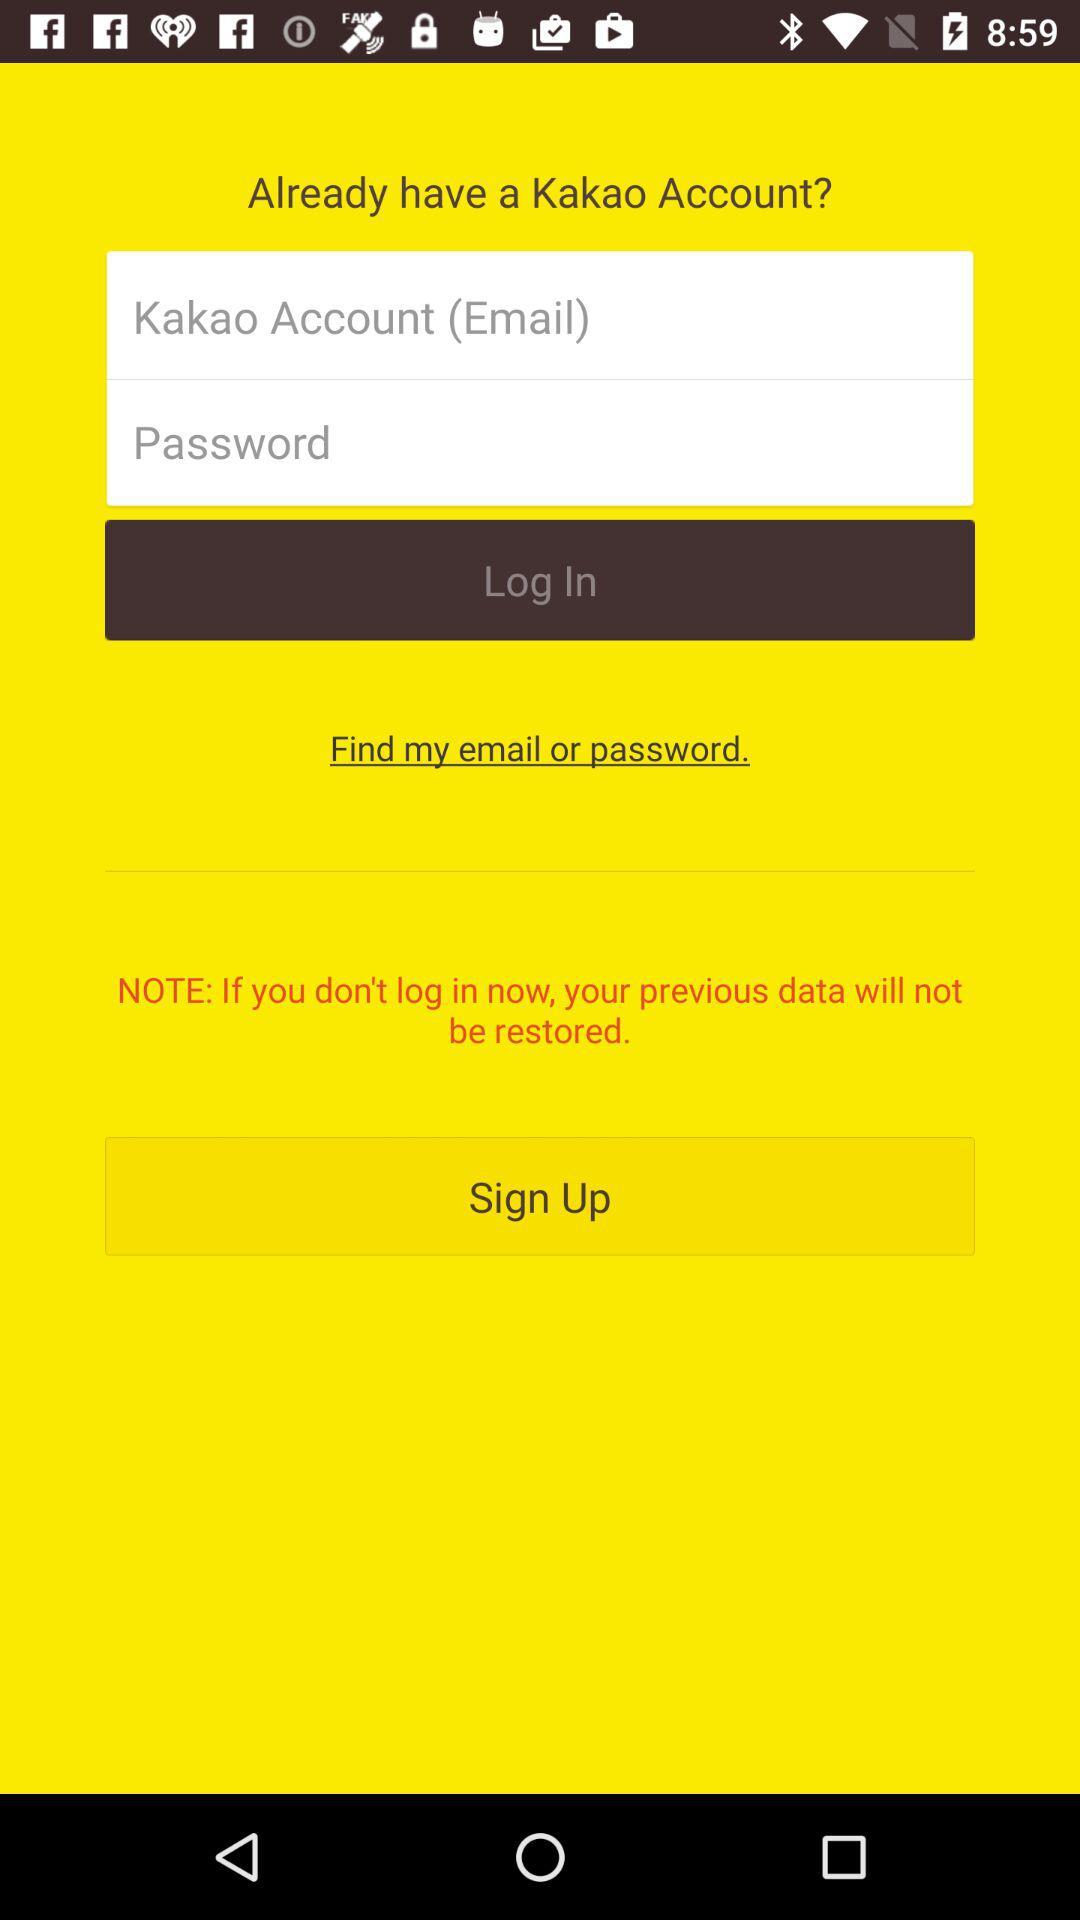 The image size is (1080, 1920). What do you see at coordinates (505, 440) in the screenshot?
I see `password spece` at bounding box center [505, 440].